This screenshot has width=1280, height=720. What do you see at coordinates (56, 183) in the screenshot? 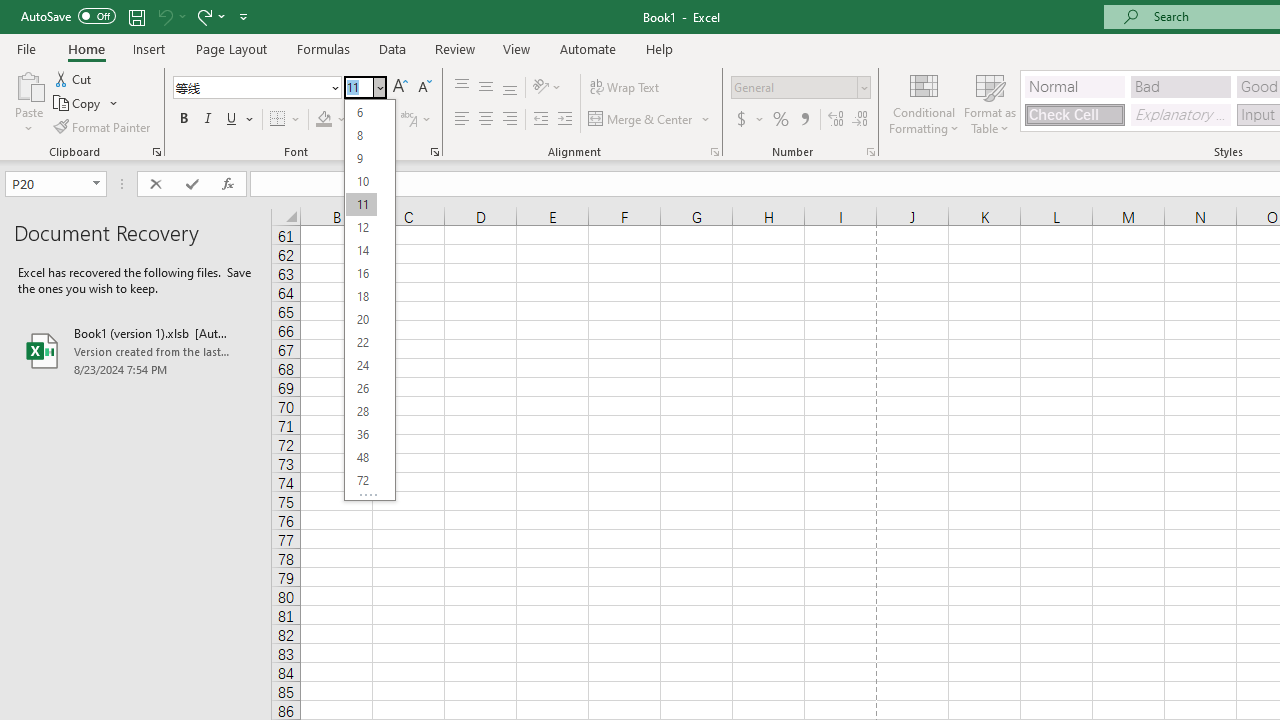
I see `'Name Box'` at bounding box center [56, 183].